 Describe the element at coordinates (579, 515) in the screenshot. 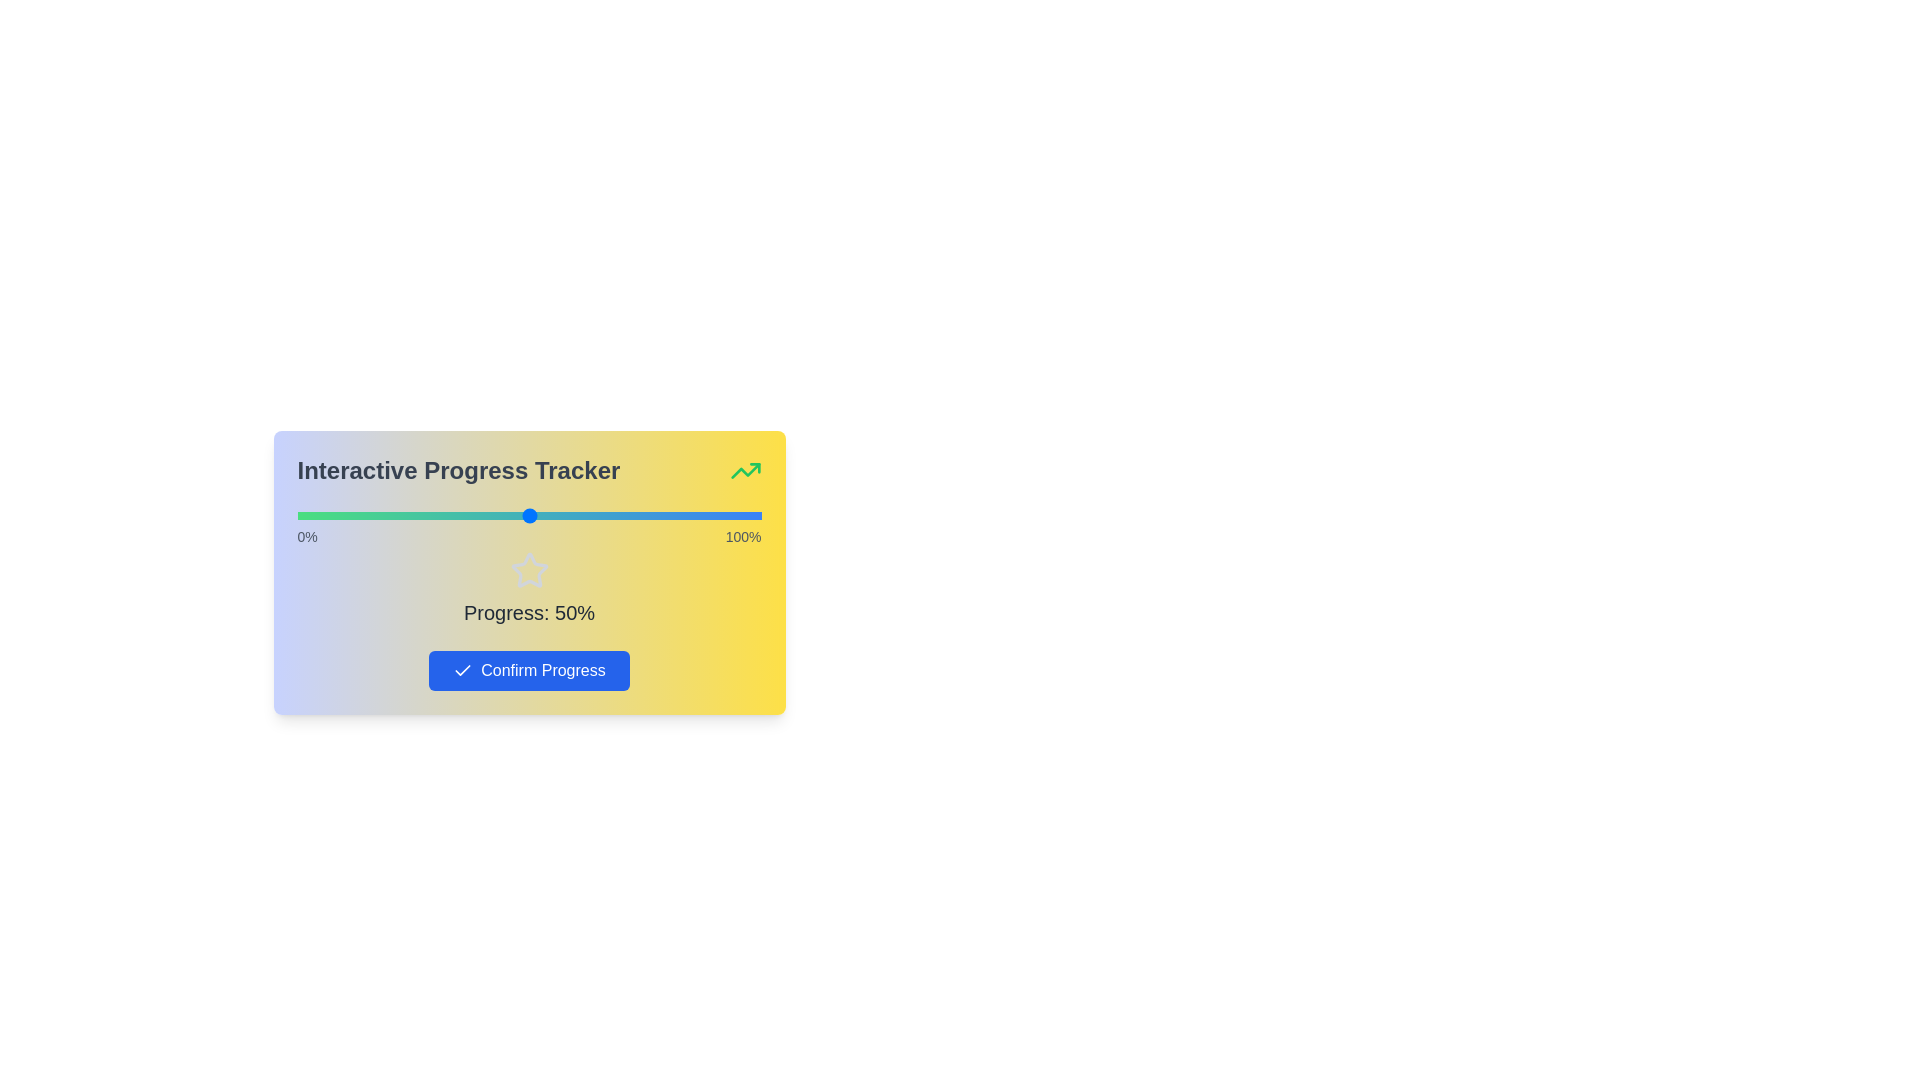

I see `the slider to set the progress percentage to 61` at that location.